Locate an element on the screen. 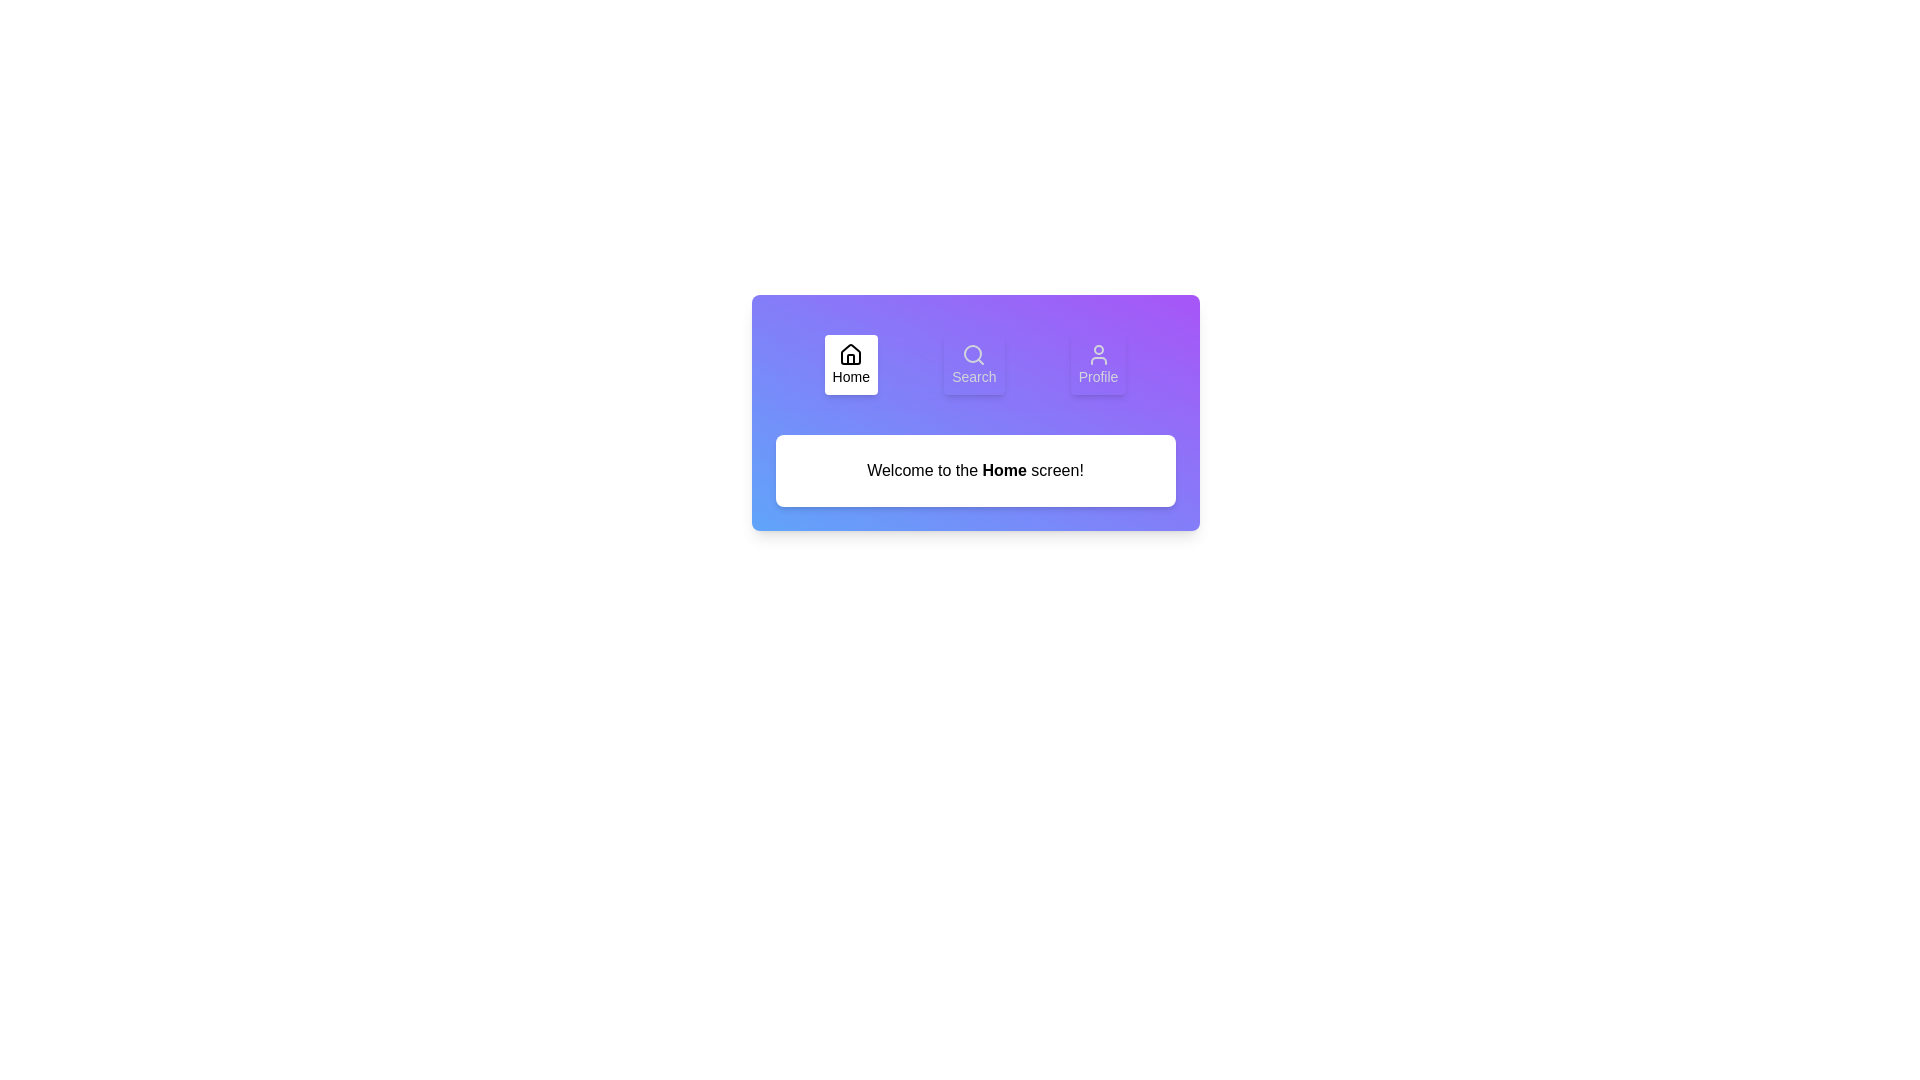  the 'Home' button, which is a button-like UI component displaying a house-shaped icon and has a white background with rounded edges is located at coordinates (851, 365).